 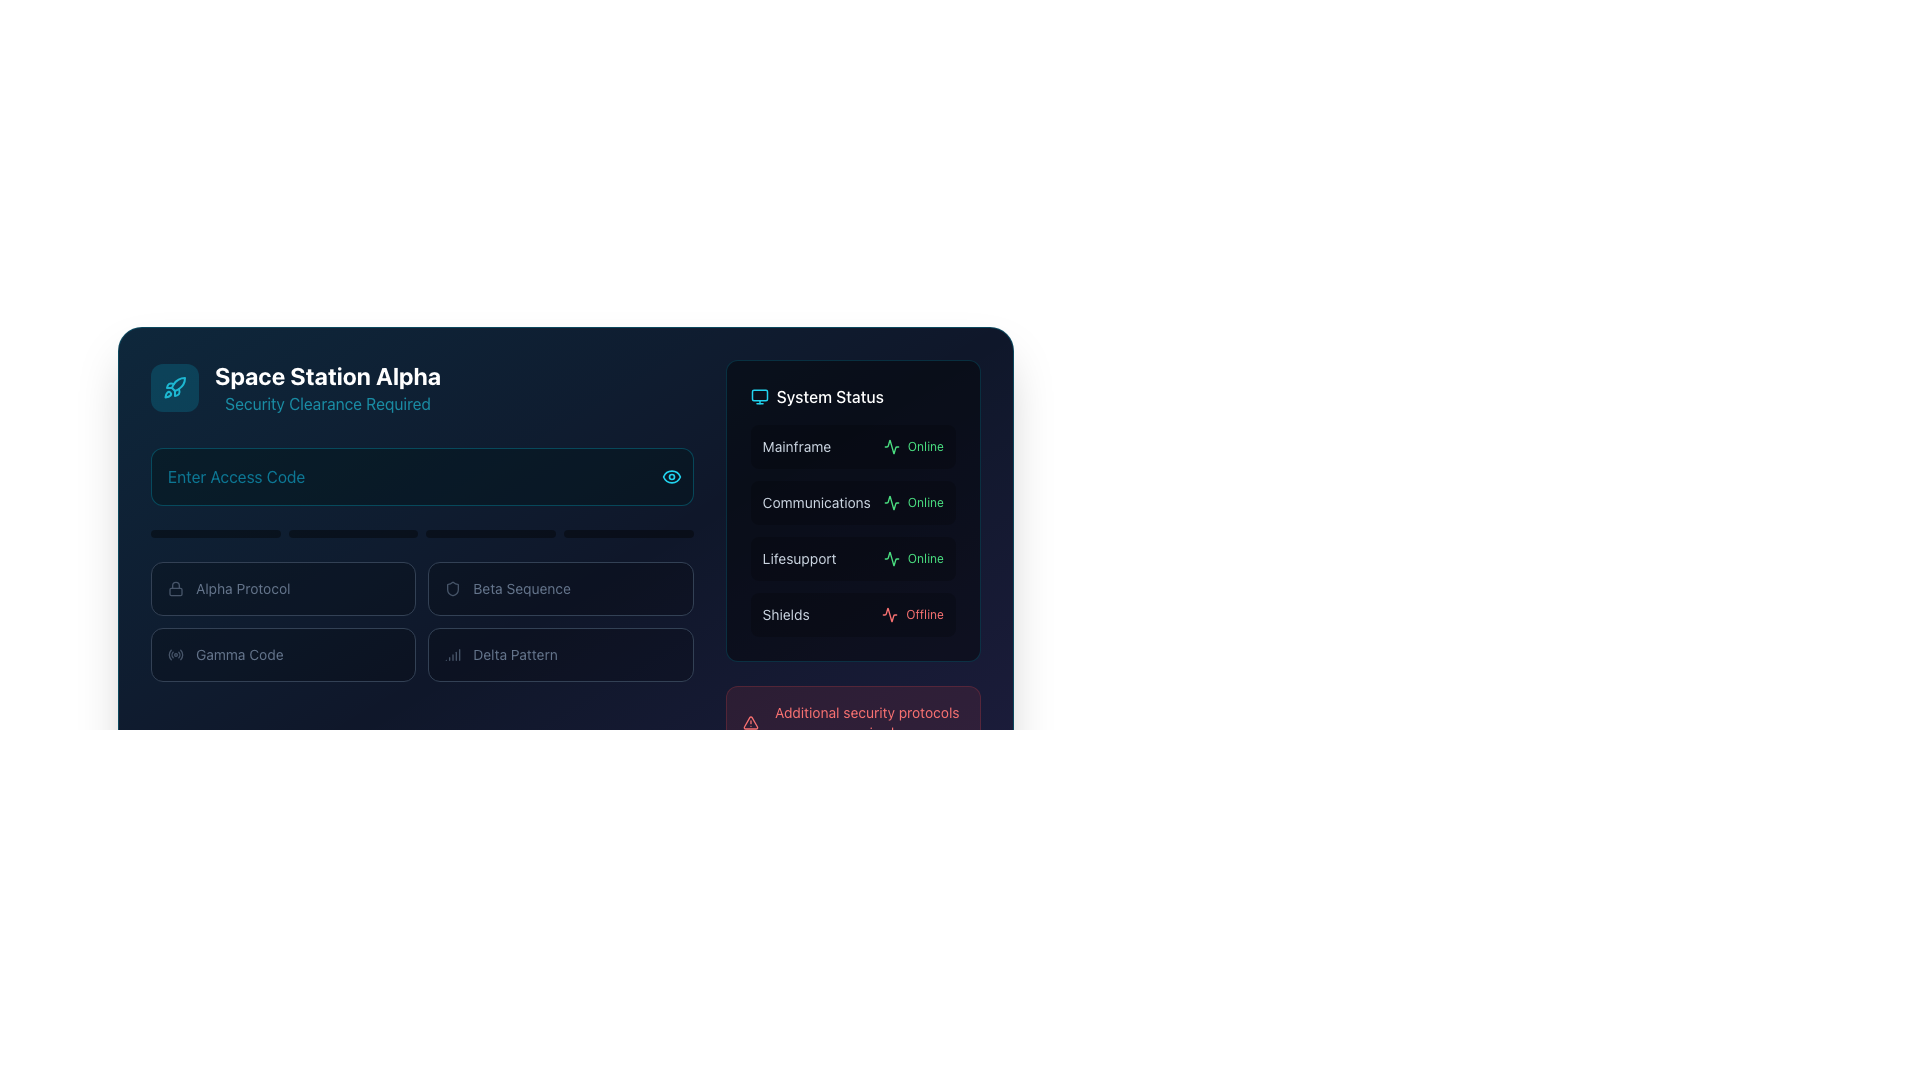 I want to click on the zigzag icon representing the status indicator located to the left of the 'Offline' text in the 'Shields' status entry of the 'System Status' panel, so click(x=889, y=613).